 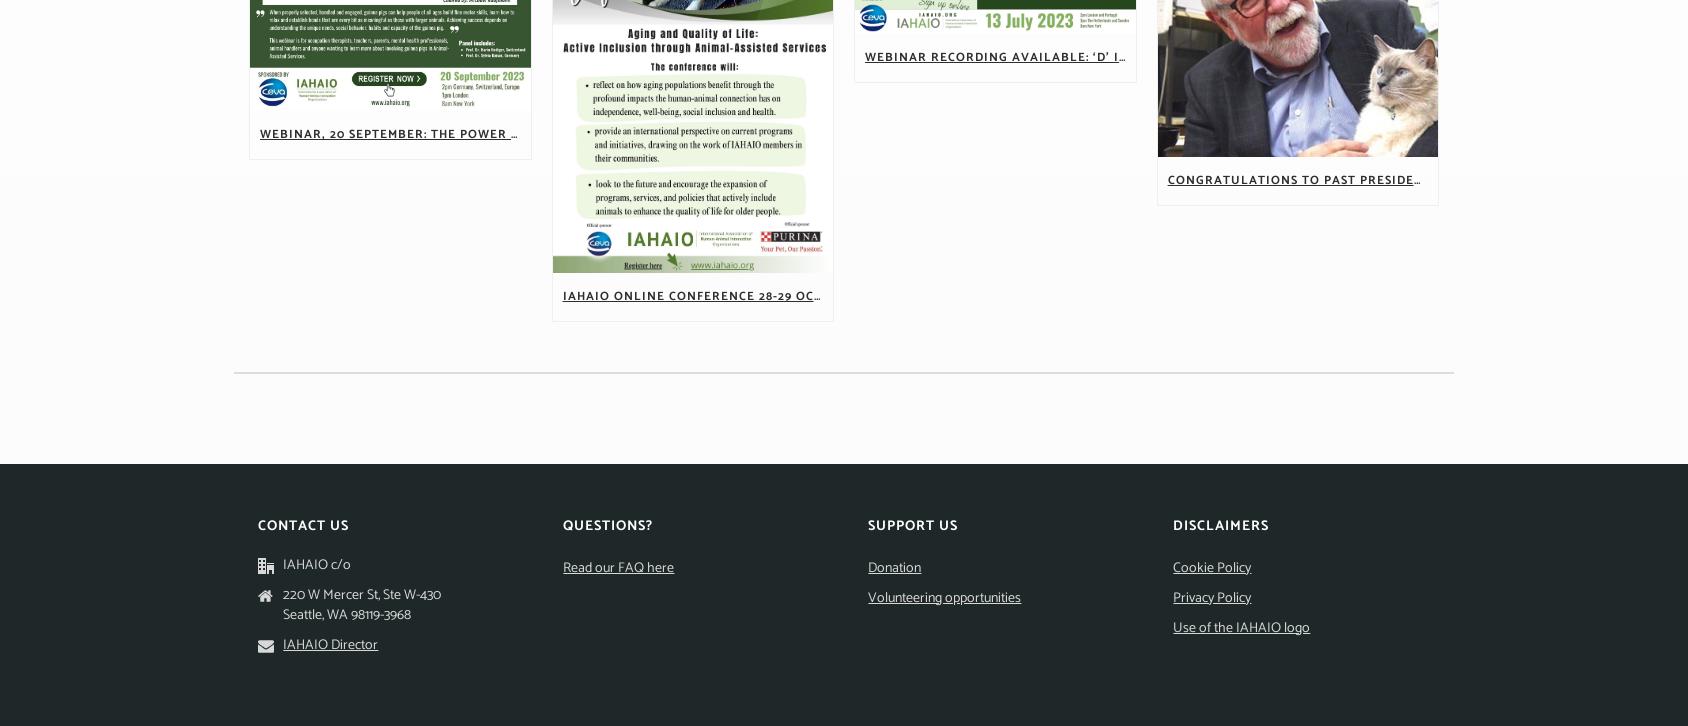 I want to click on 'Contact Us', so click(x=302, y=526).